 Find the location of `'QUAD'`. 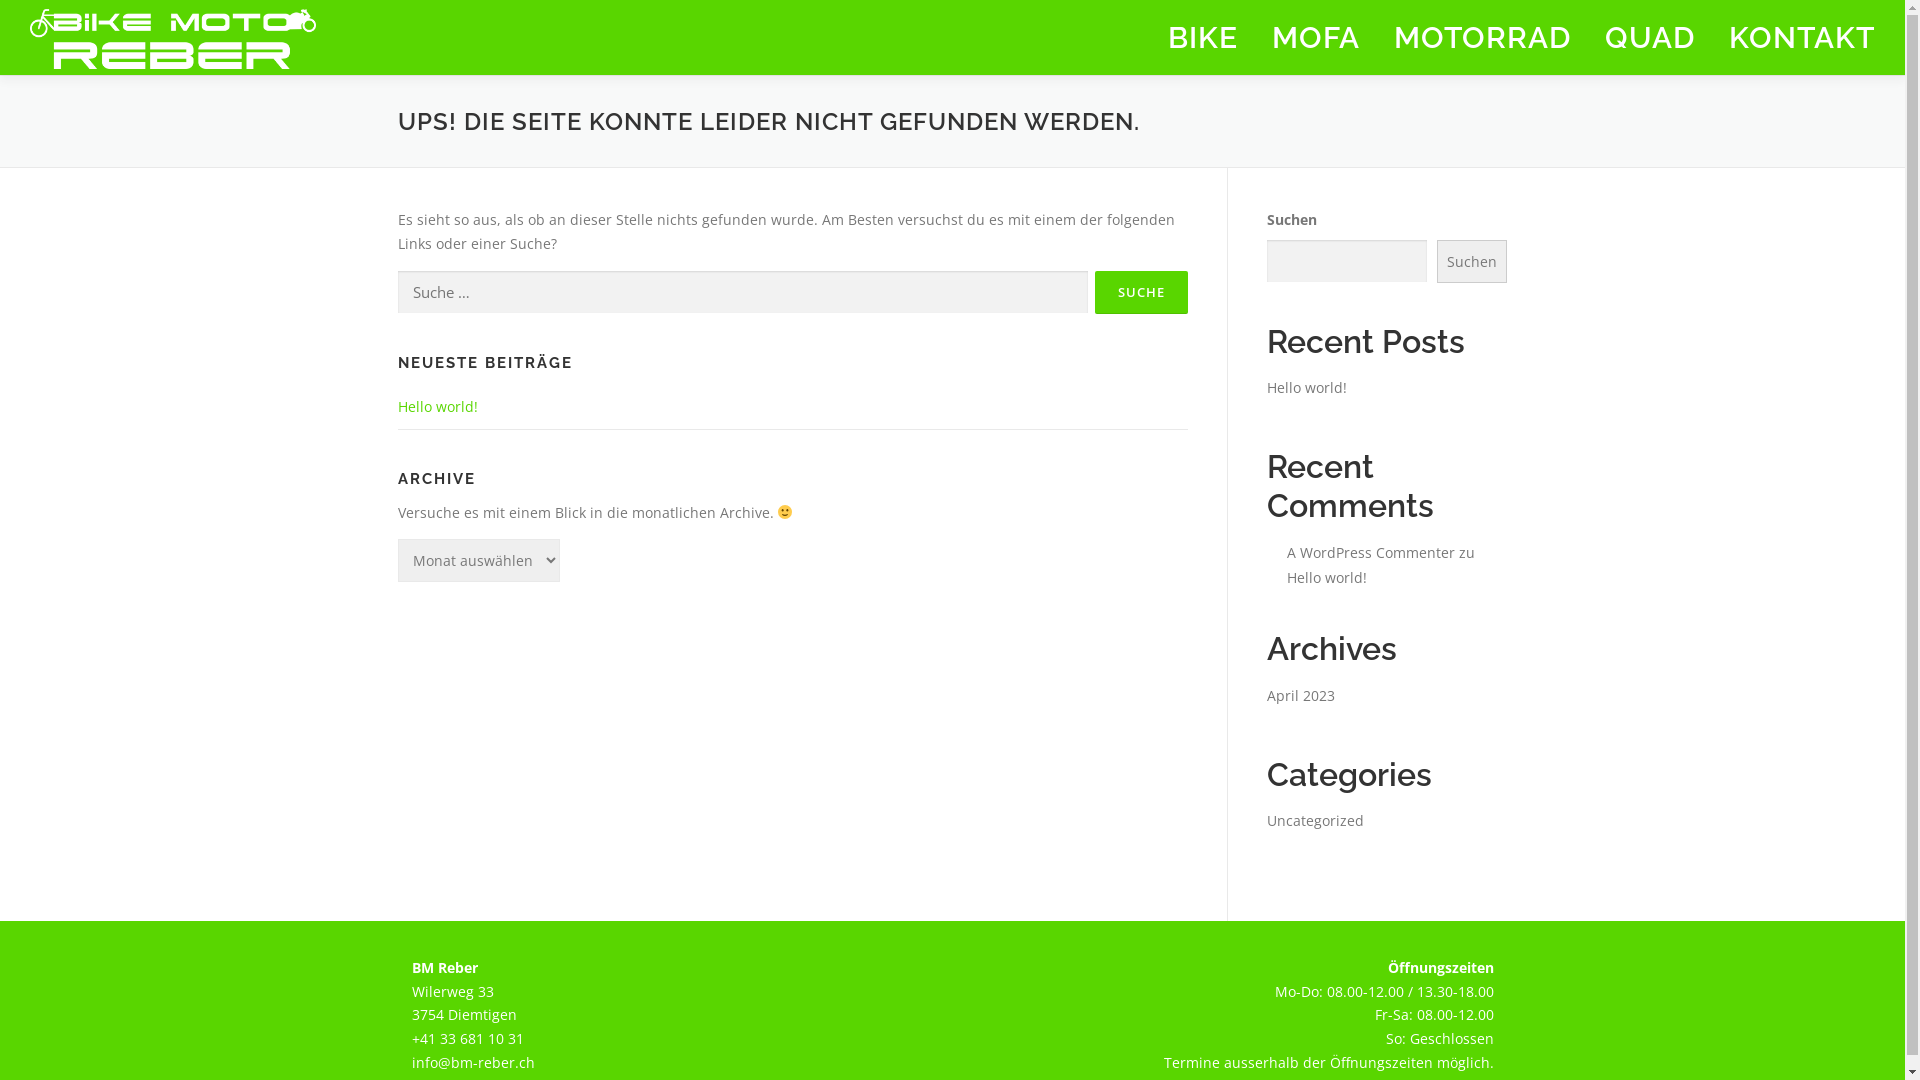

'QUAD' is located at coordinates (1650, 37).